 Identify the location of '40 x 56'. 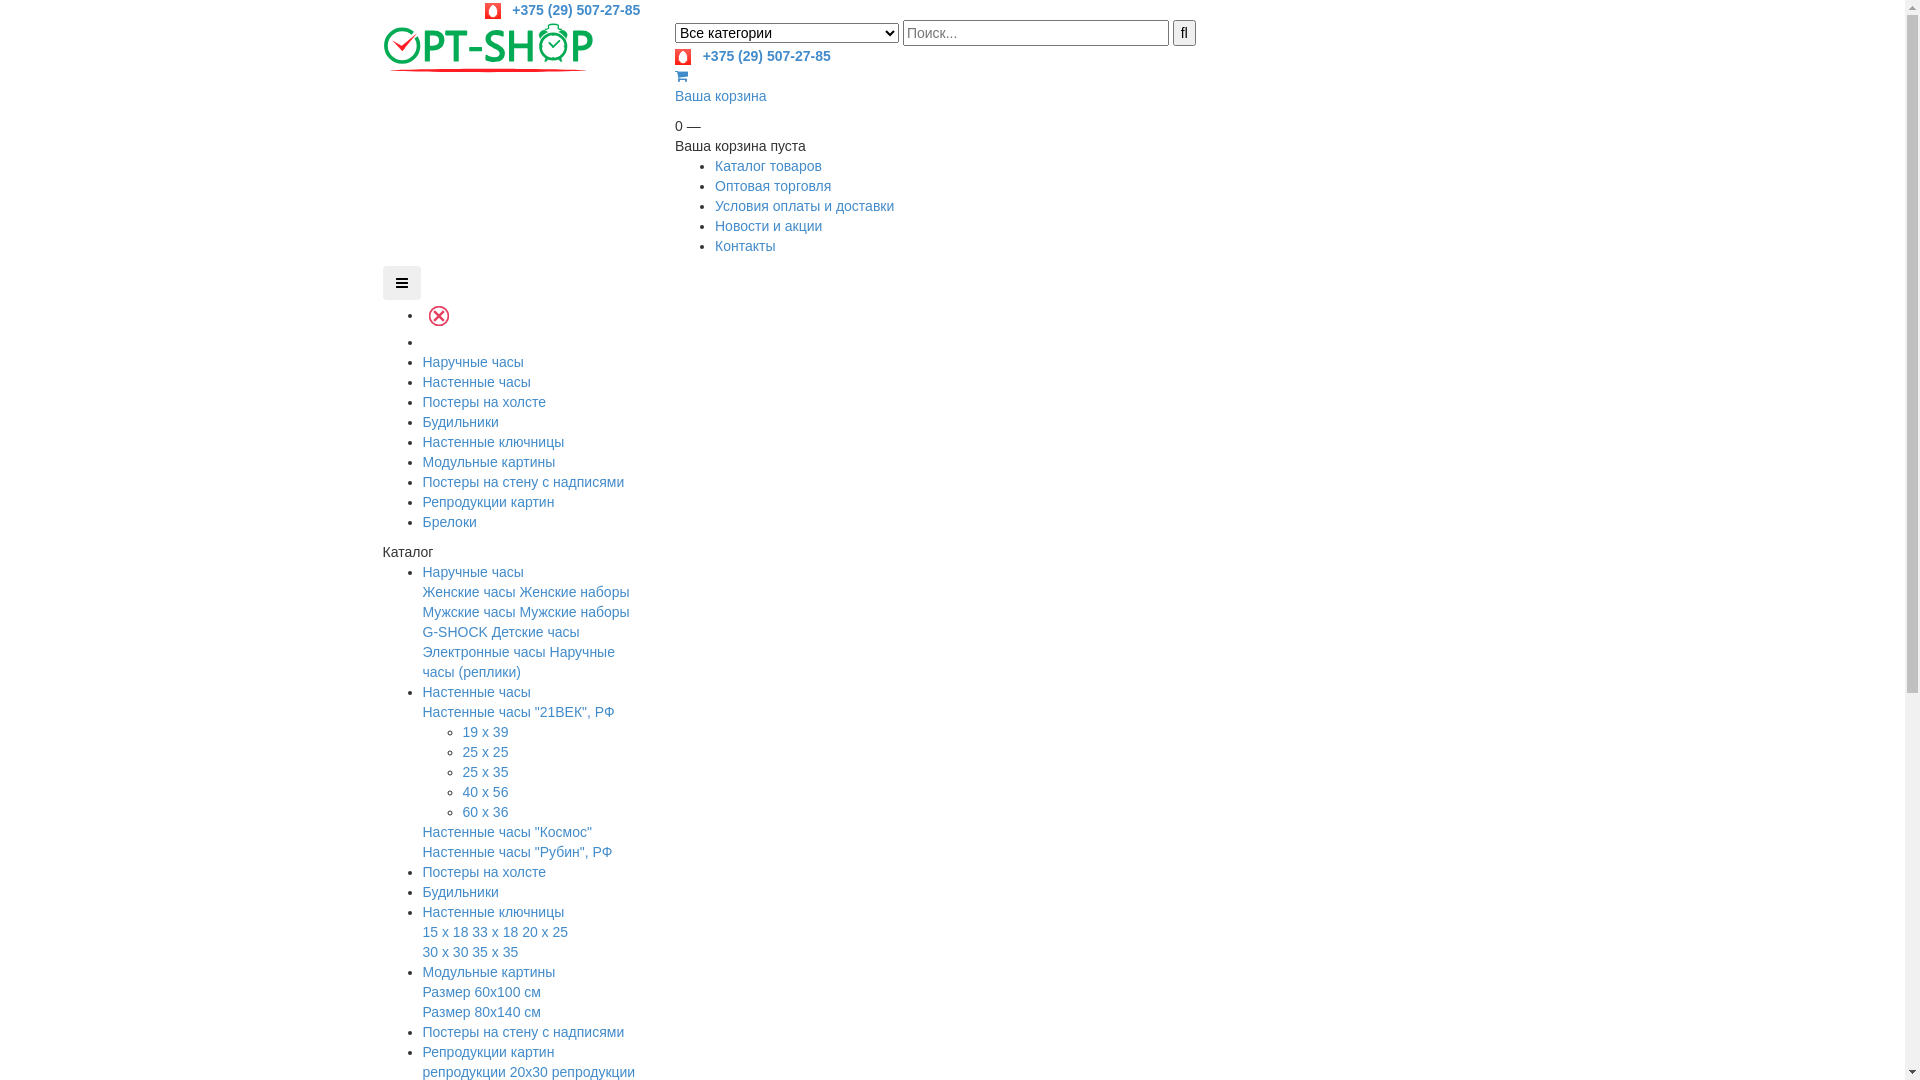
(484, 790).